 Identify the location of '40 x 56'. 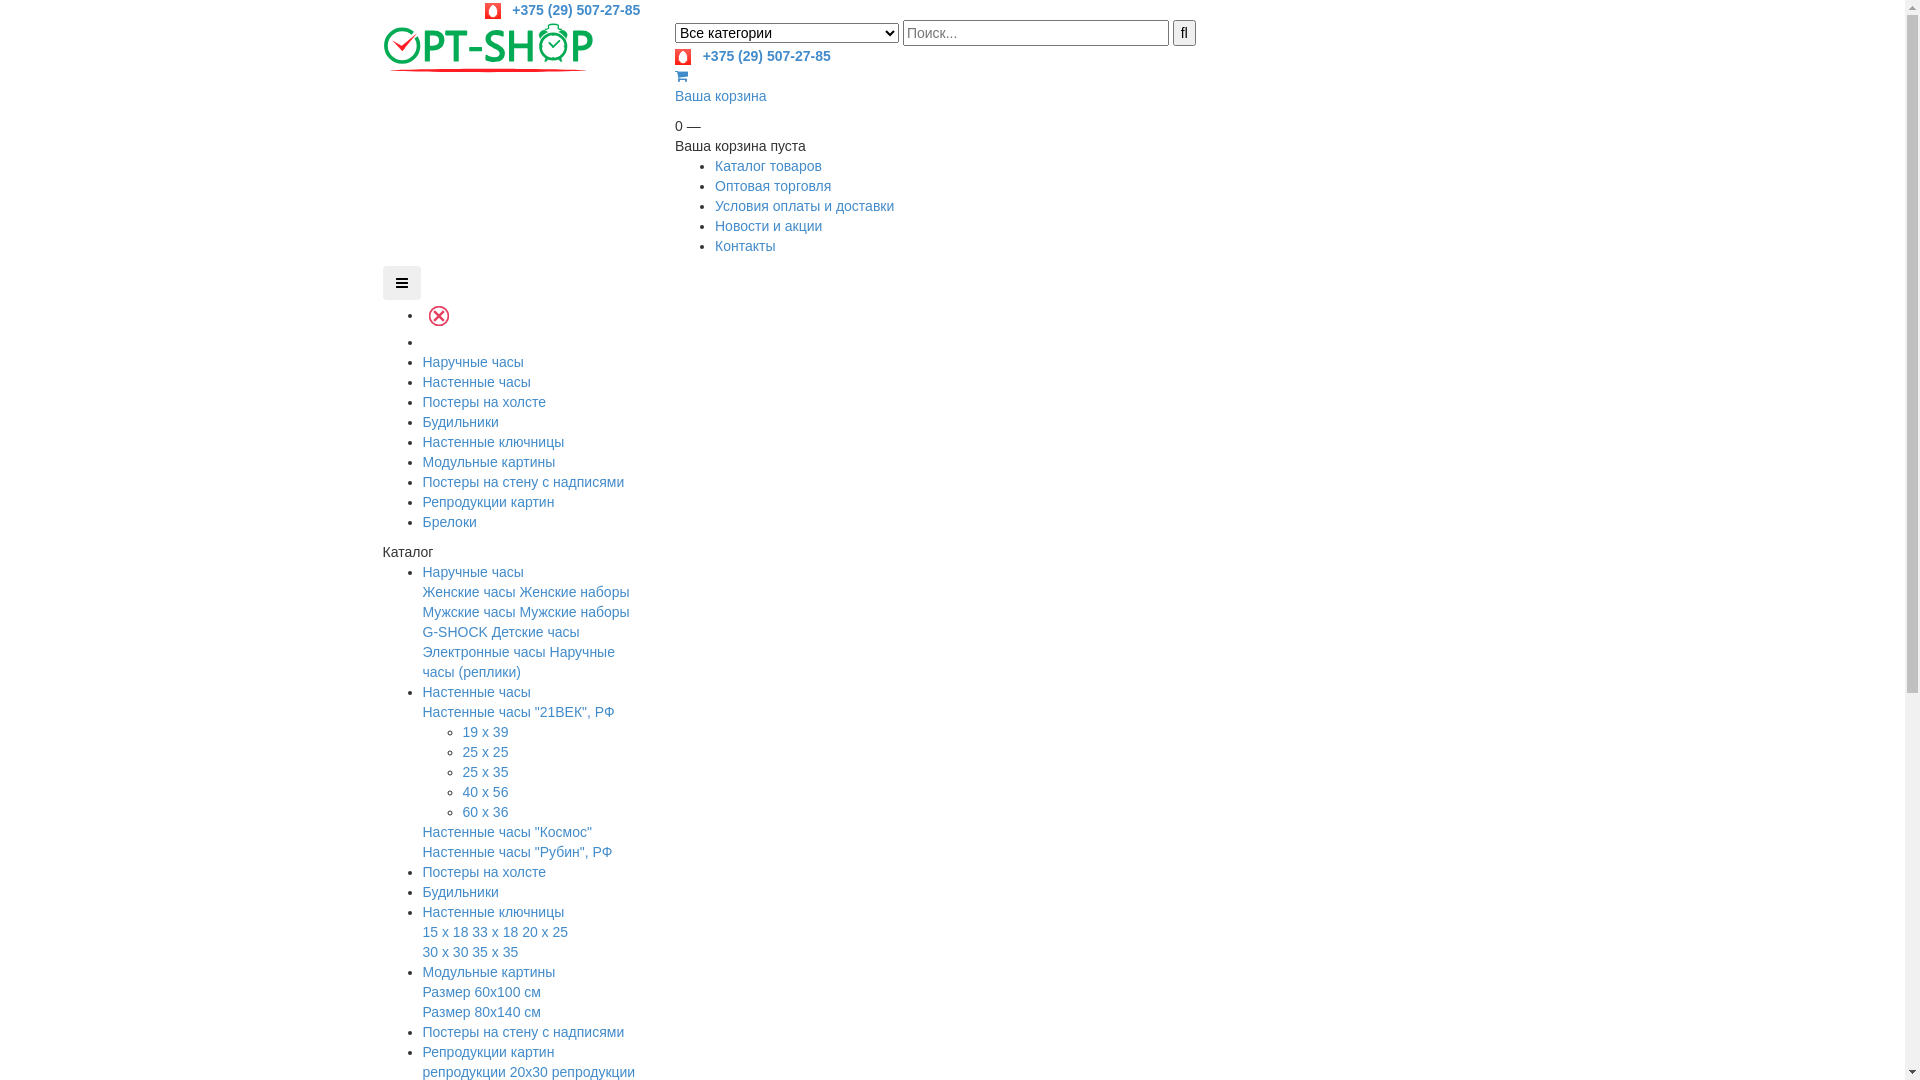
(484, 790).